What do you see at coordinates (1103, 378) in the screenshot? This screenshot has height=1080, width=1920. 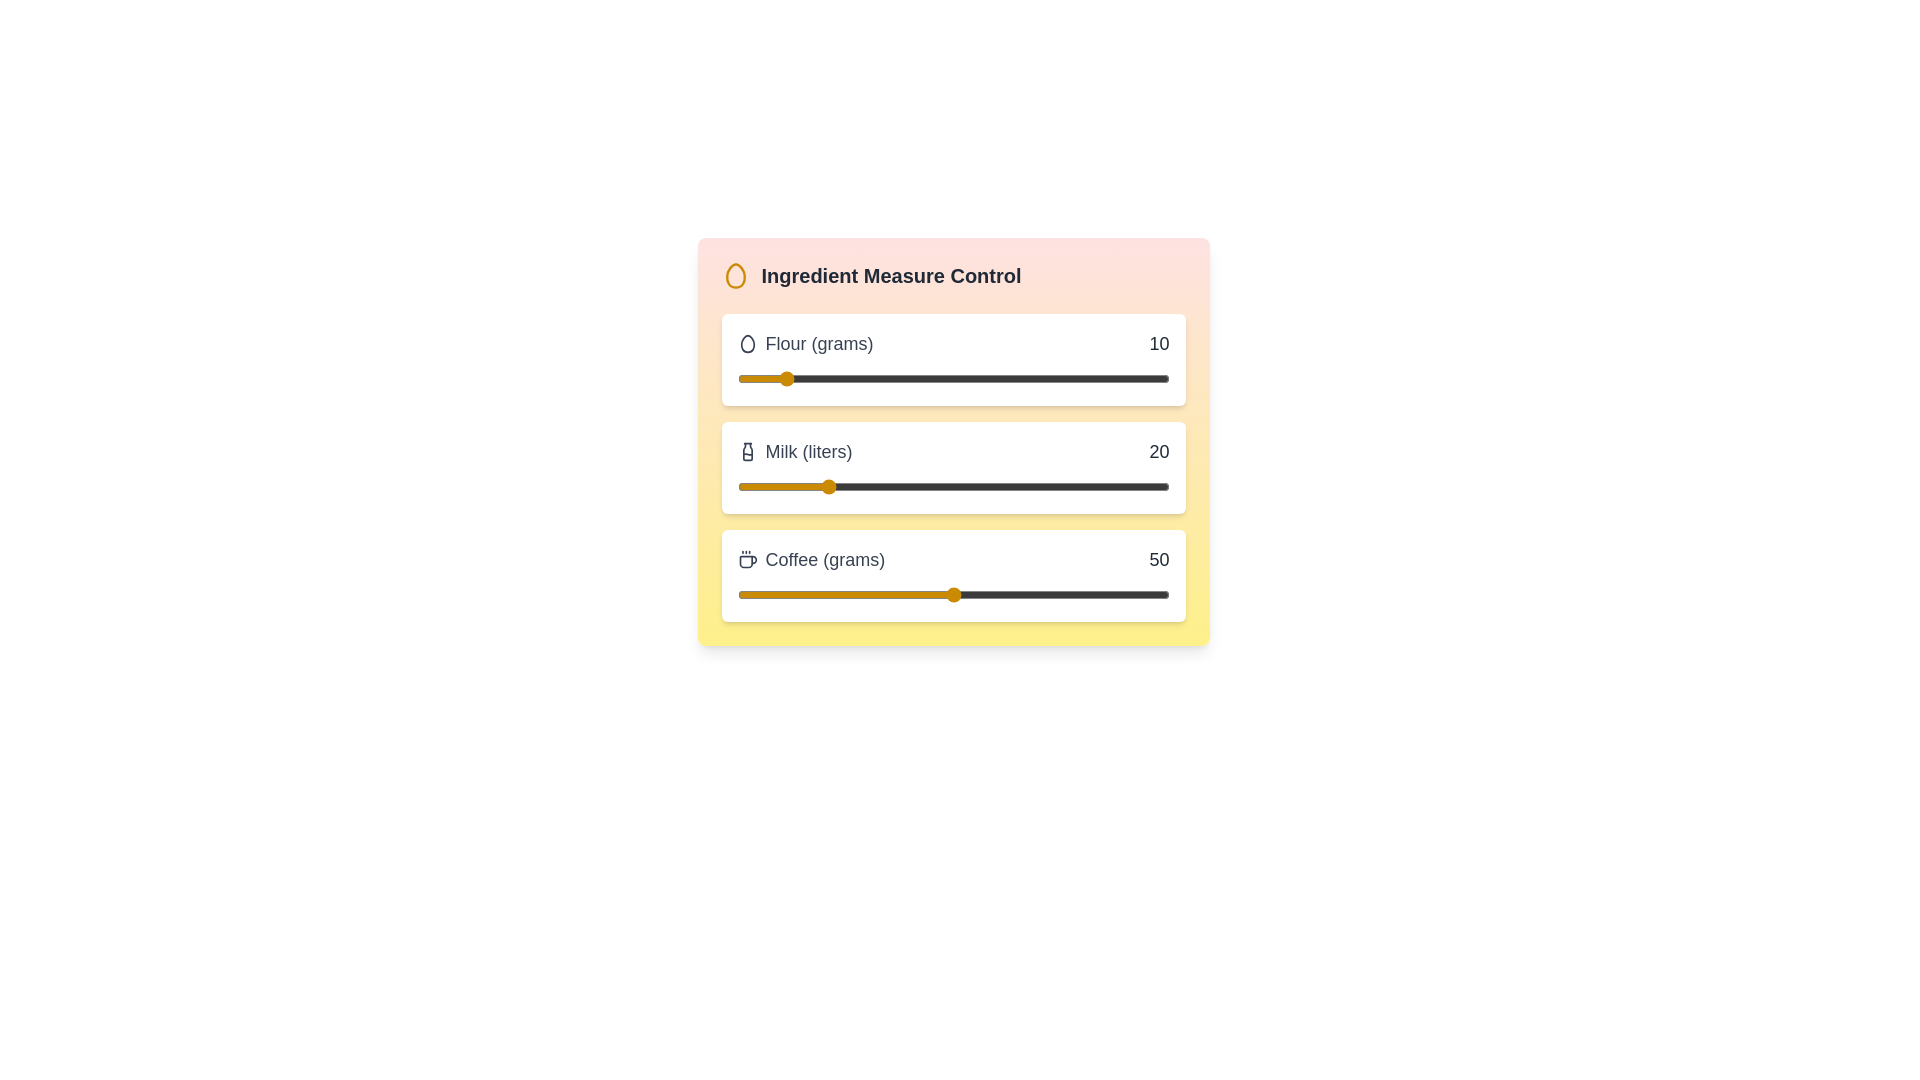 I see `ingredient measurement` at bounding box center [1103, 378].